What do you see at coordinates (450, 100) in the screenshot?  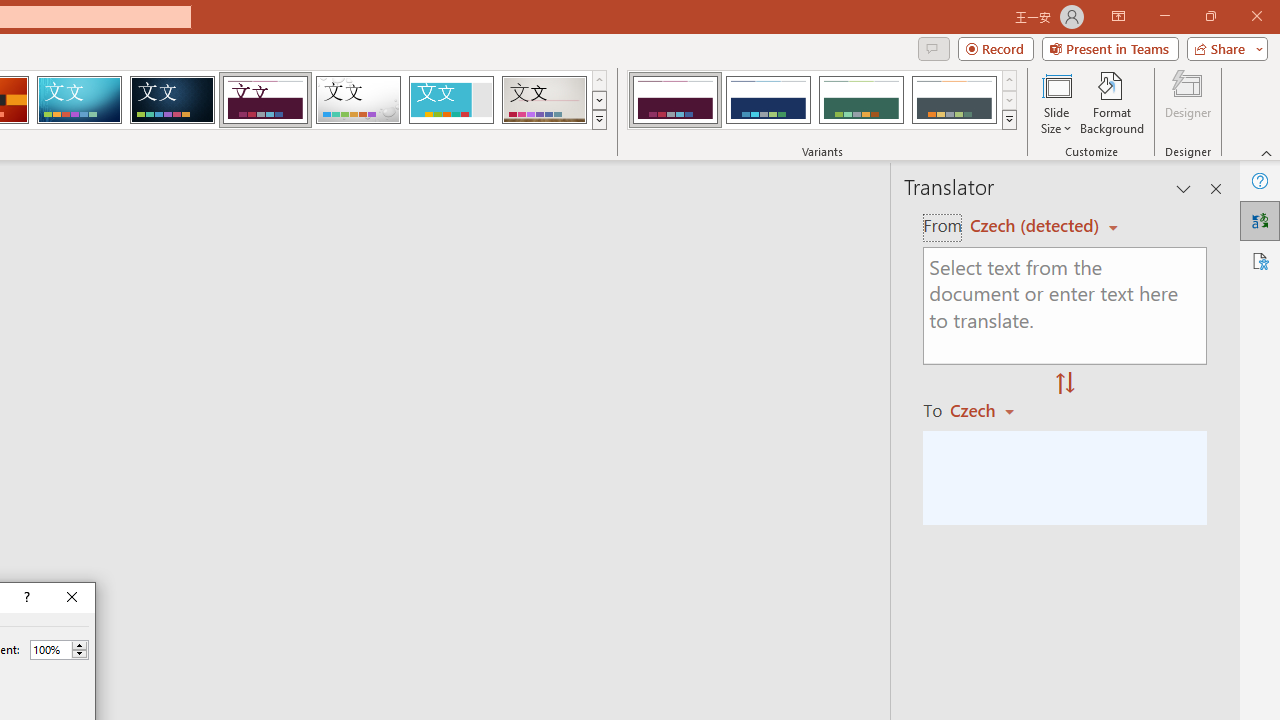 I see `'Frame'` at bounding box center [450, 100].